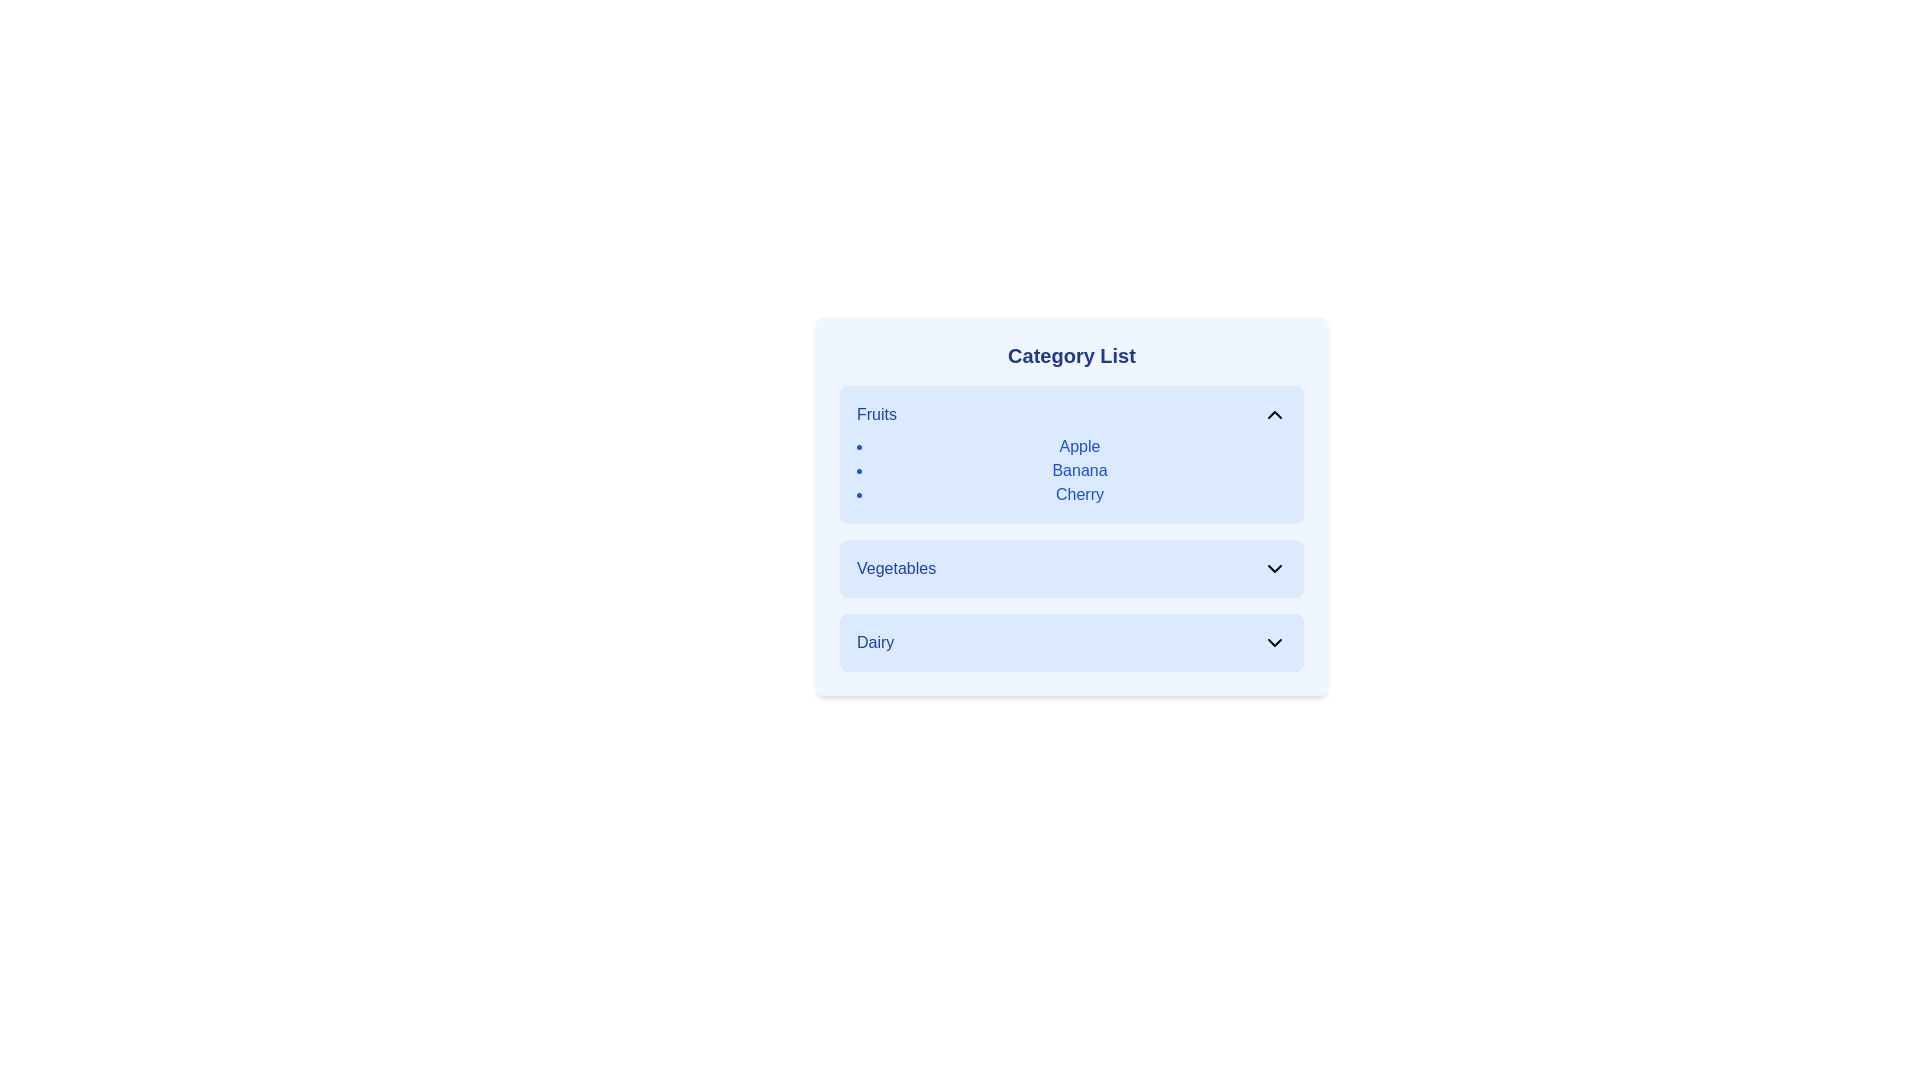 The width and height of the screenshot is (1920, 1080). Describe the element at coordinates (875, 643) in the screenshot. I see `the blue-colored text label 'Dairy' which is the last category in the list and is styled with a medium font weight` at that location.